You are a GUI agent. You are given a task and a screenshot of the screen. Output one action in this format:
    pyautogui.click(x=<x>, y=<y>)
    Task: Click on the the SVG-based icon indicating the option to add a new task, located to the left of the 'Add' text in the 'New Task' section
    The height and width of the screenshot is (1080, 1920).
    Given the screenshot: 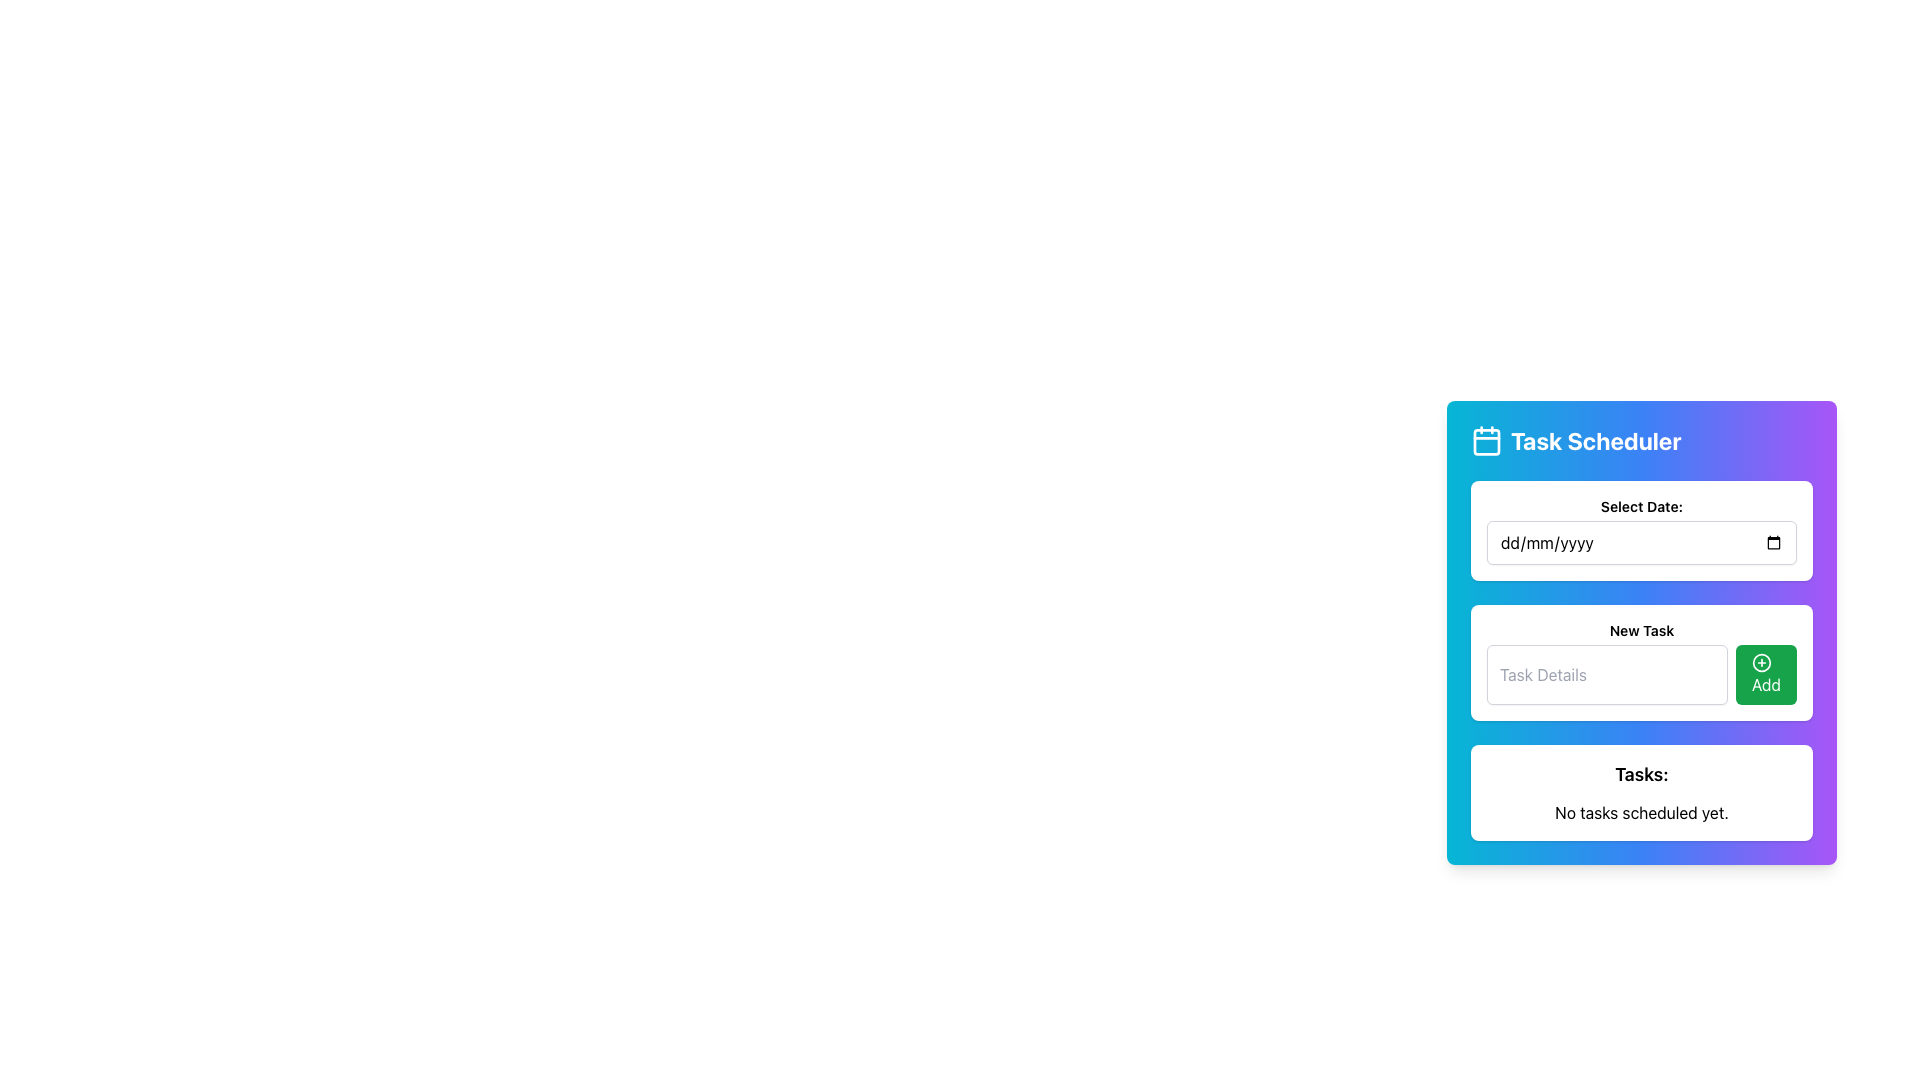 What is the action you would take?
    pyautogui.click(x=1761, y=663)
    